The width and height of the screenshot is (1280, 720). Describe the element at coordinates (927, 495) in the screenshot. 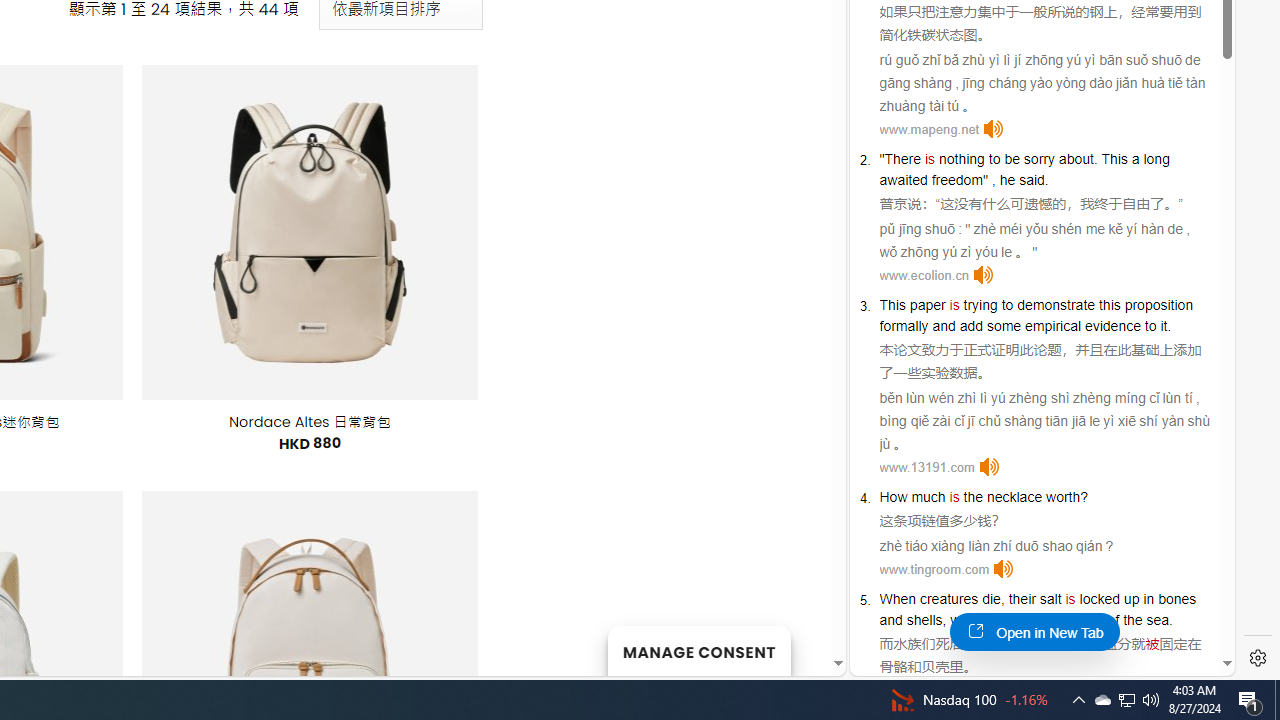

I see `'much'` at that location.